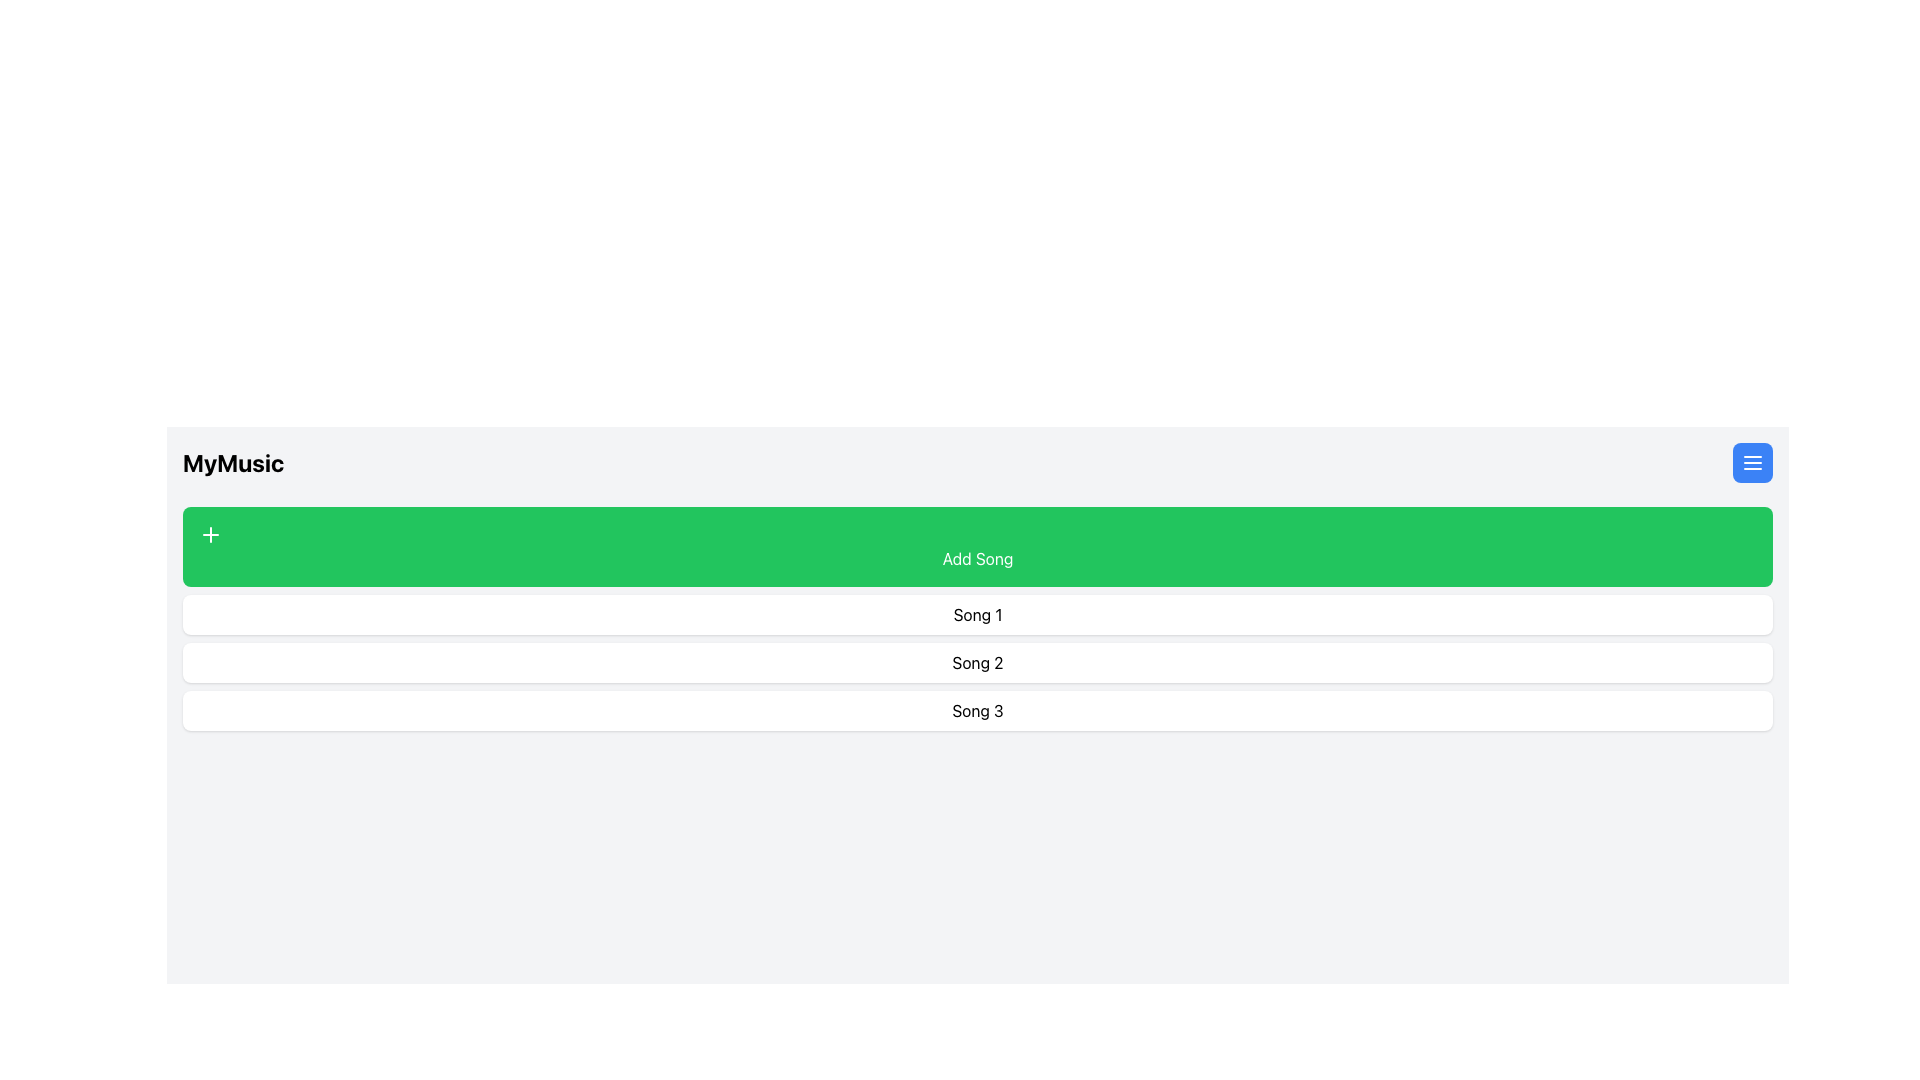 The height and width of the screenshot is (1080, 1920). Describe the element at coordinates (233, 462) in the screenshot. I see `the 'MyMusic' text label, which is prominently displayed in bold and large font on the top-left corner of the interface` at that location.